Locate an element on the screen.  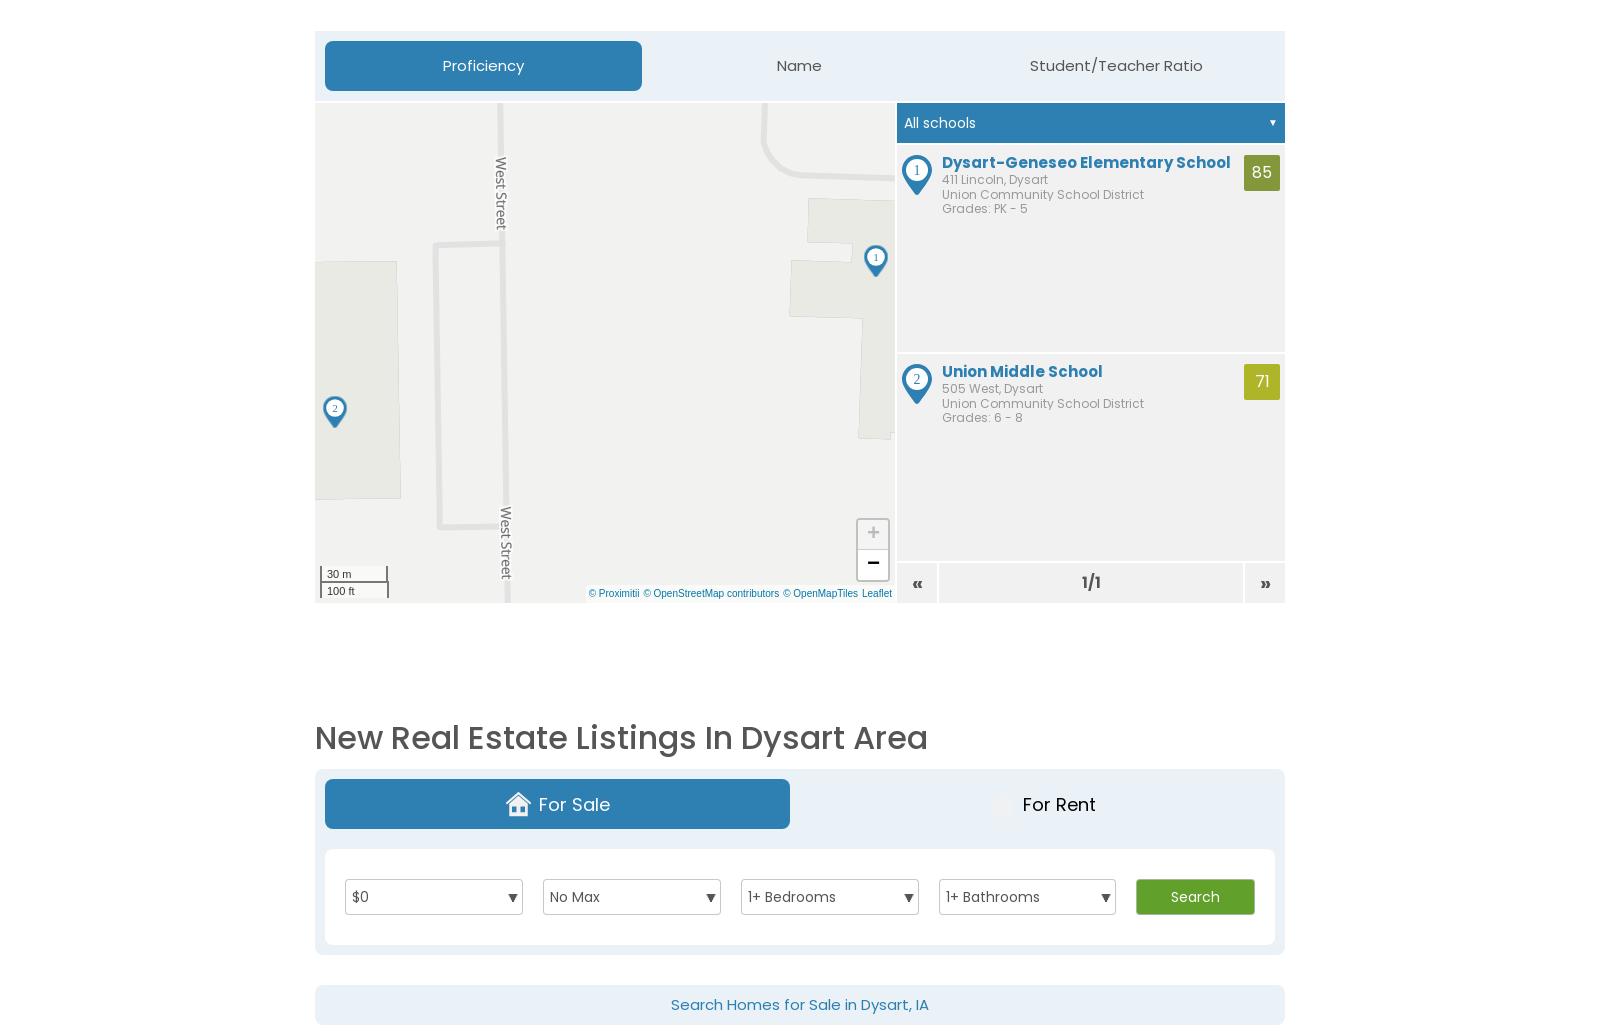
'411 Lincoln, Dysart' is located at coordinates (994, 177).